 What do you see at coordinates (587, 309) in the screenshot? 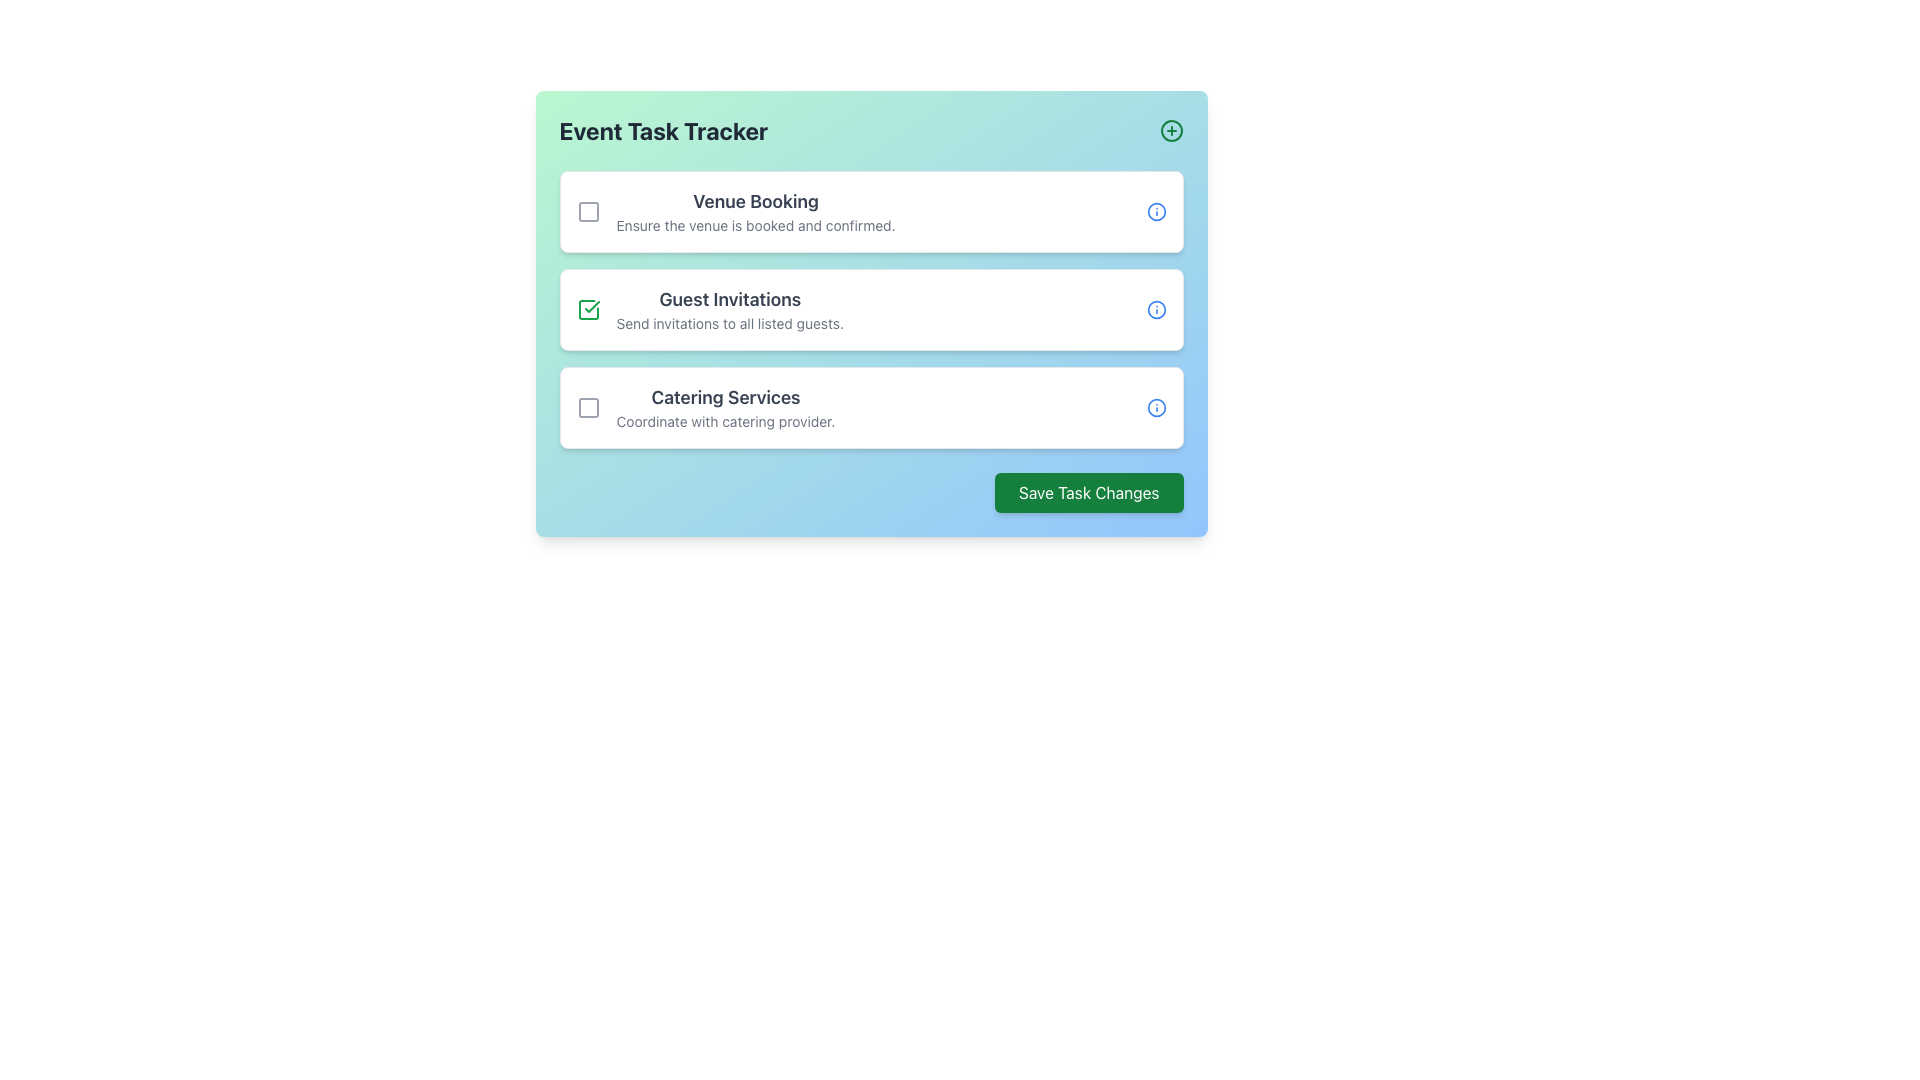
I see `the Checkbox with checkmark` at bounding box center [587, 309].